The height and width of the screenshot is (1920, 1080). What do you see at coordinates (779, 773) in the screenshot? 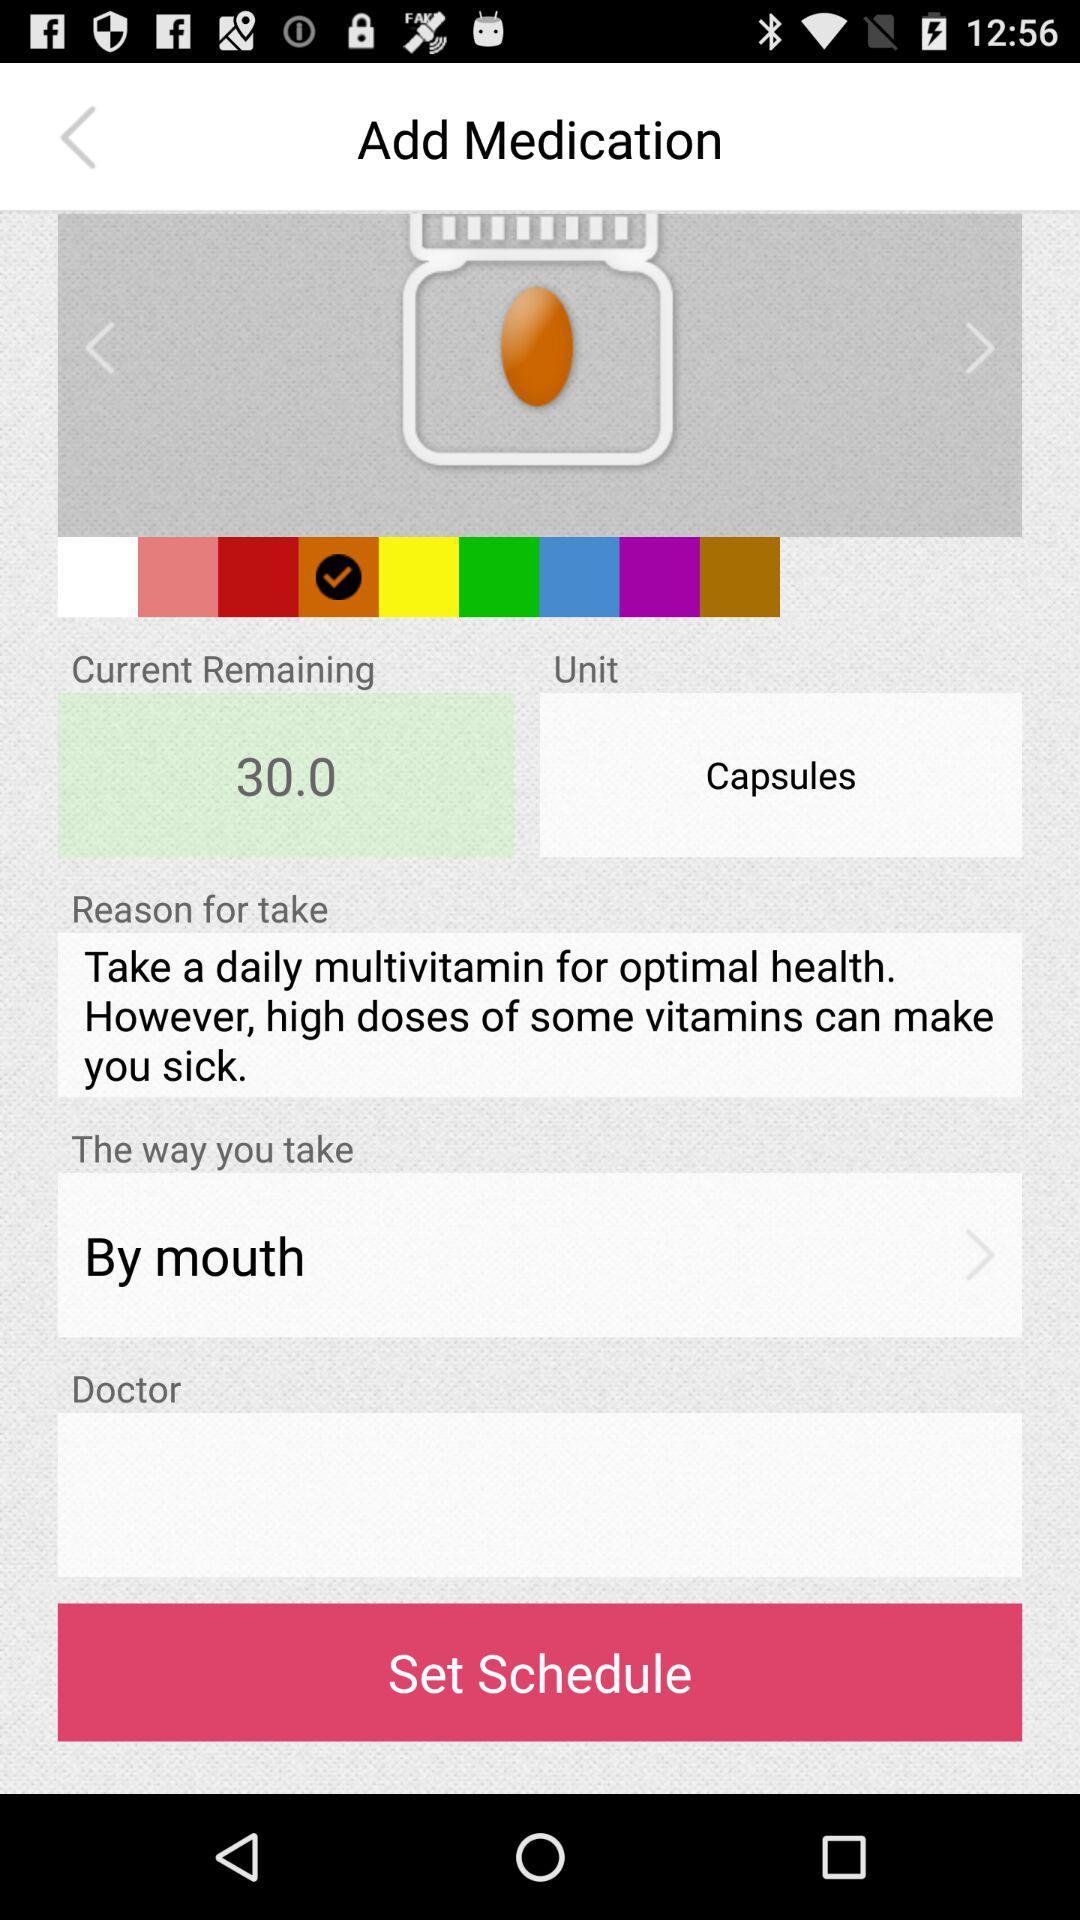
I see `the button below the unit on the web page` at bounding box center [779, 773].